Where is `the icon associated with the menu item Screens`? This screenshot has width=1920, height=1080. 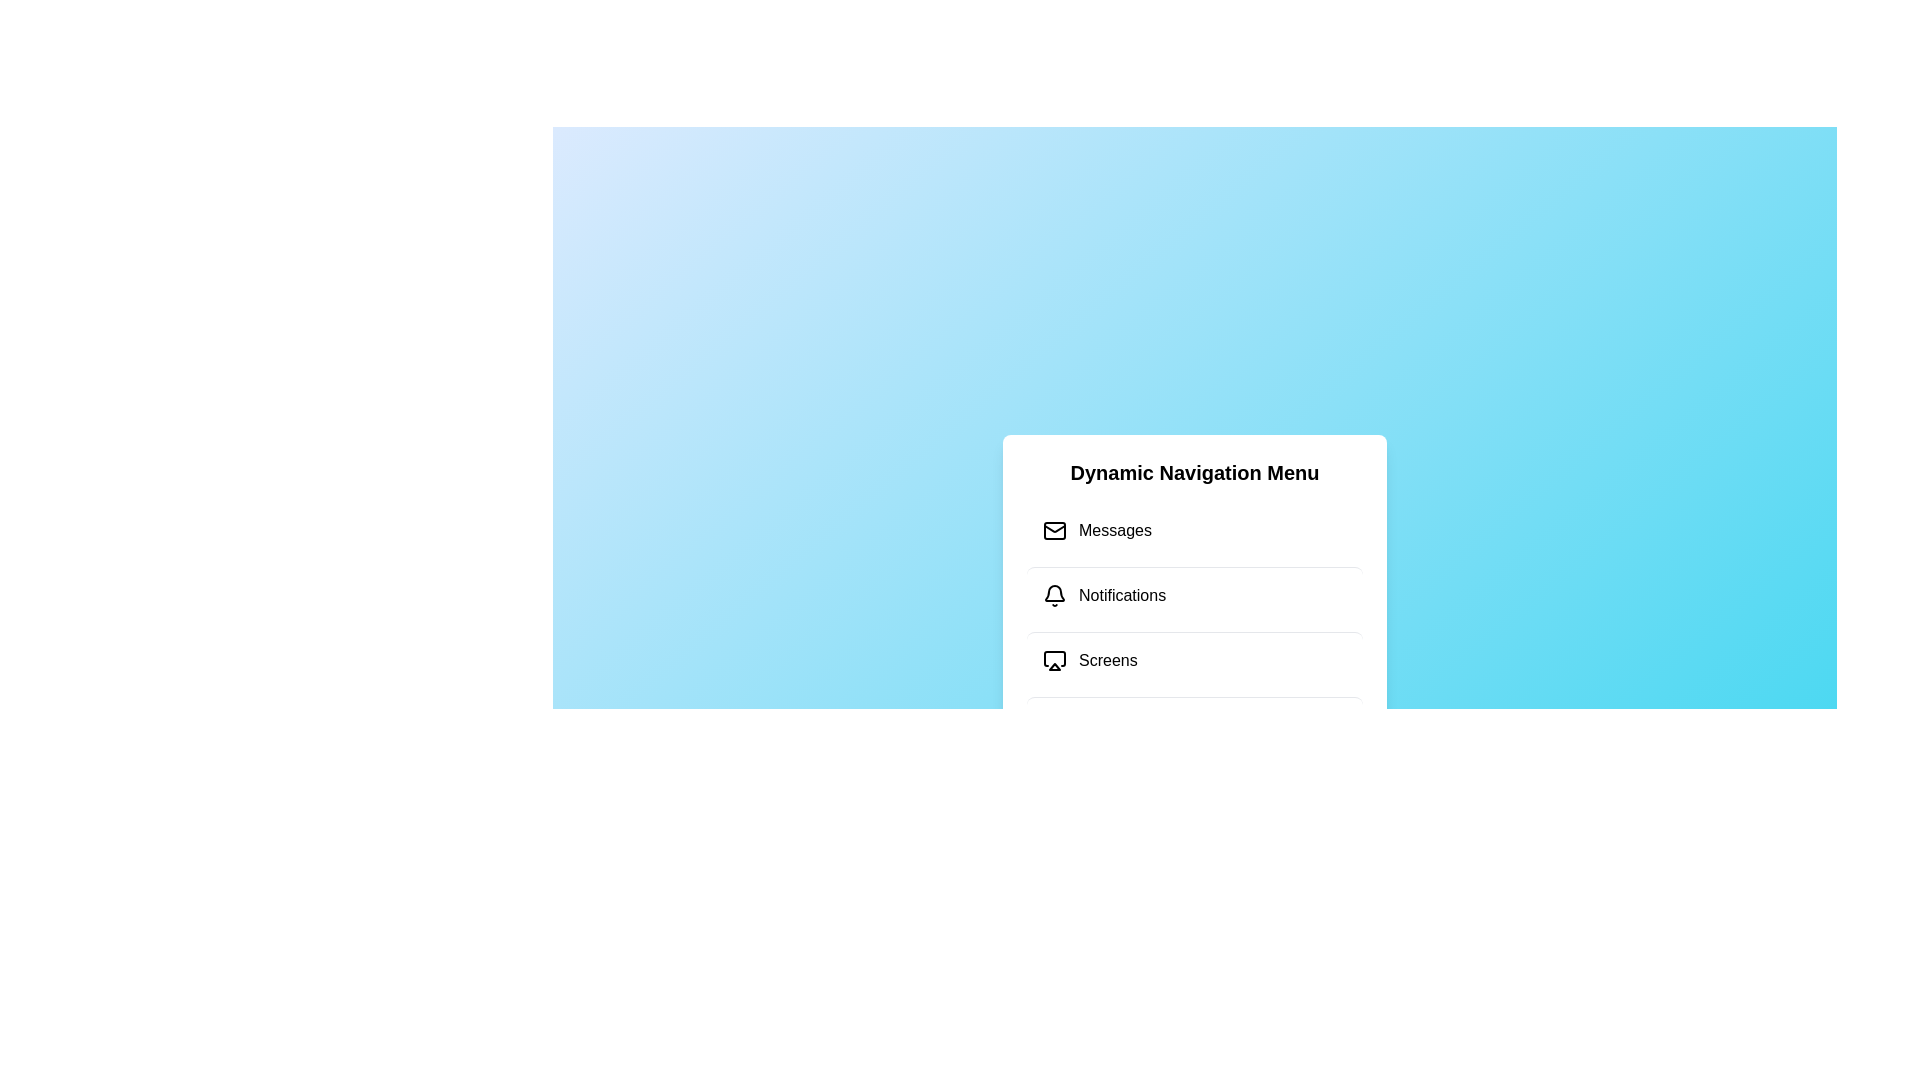
the icon associated with the menu item Screens is located at coordinates (1054, 660).